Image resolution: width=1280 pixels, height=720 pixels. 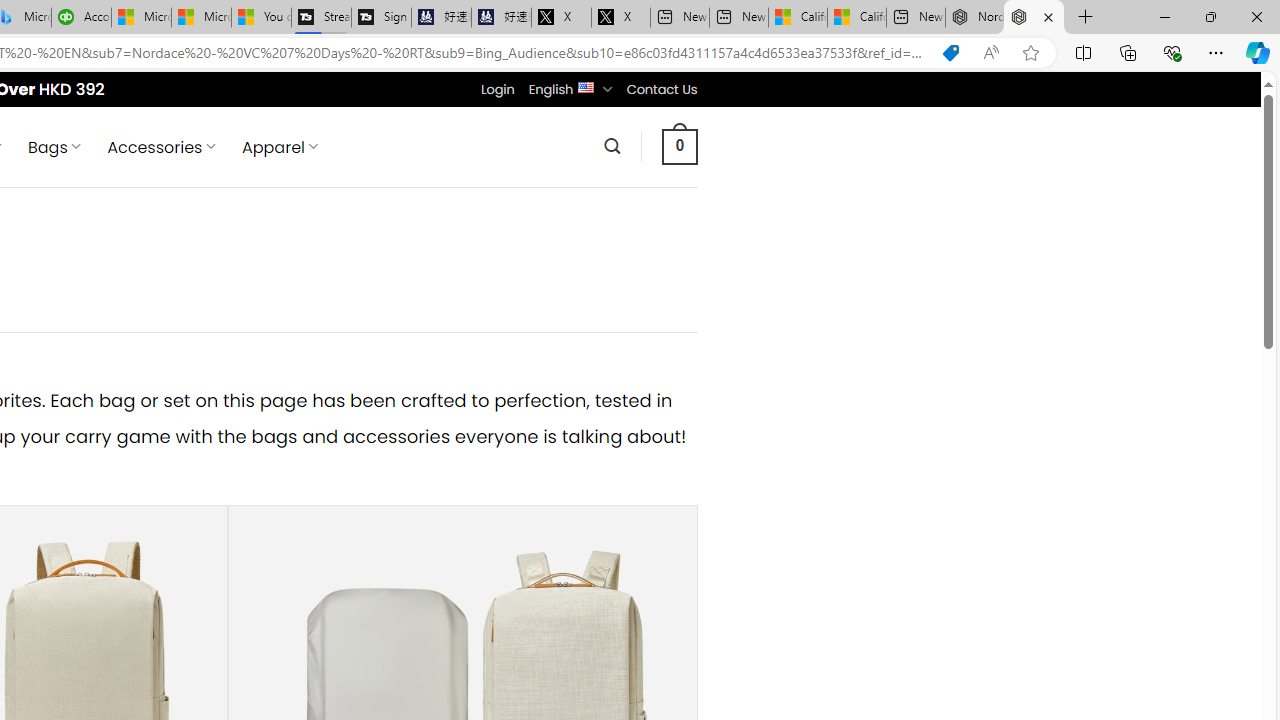 I want to click on 'Nordace - Best Sellers', so click(x=1034, y=17).